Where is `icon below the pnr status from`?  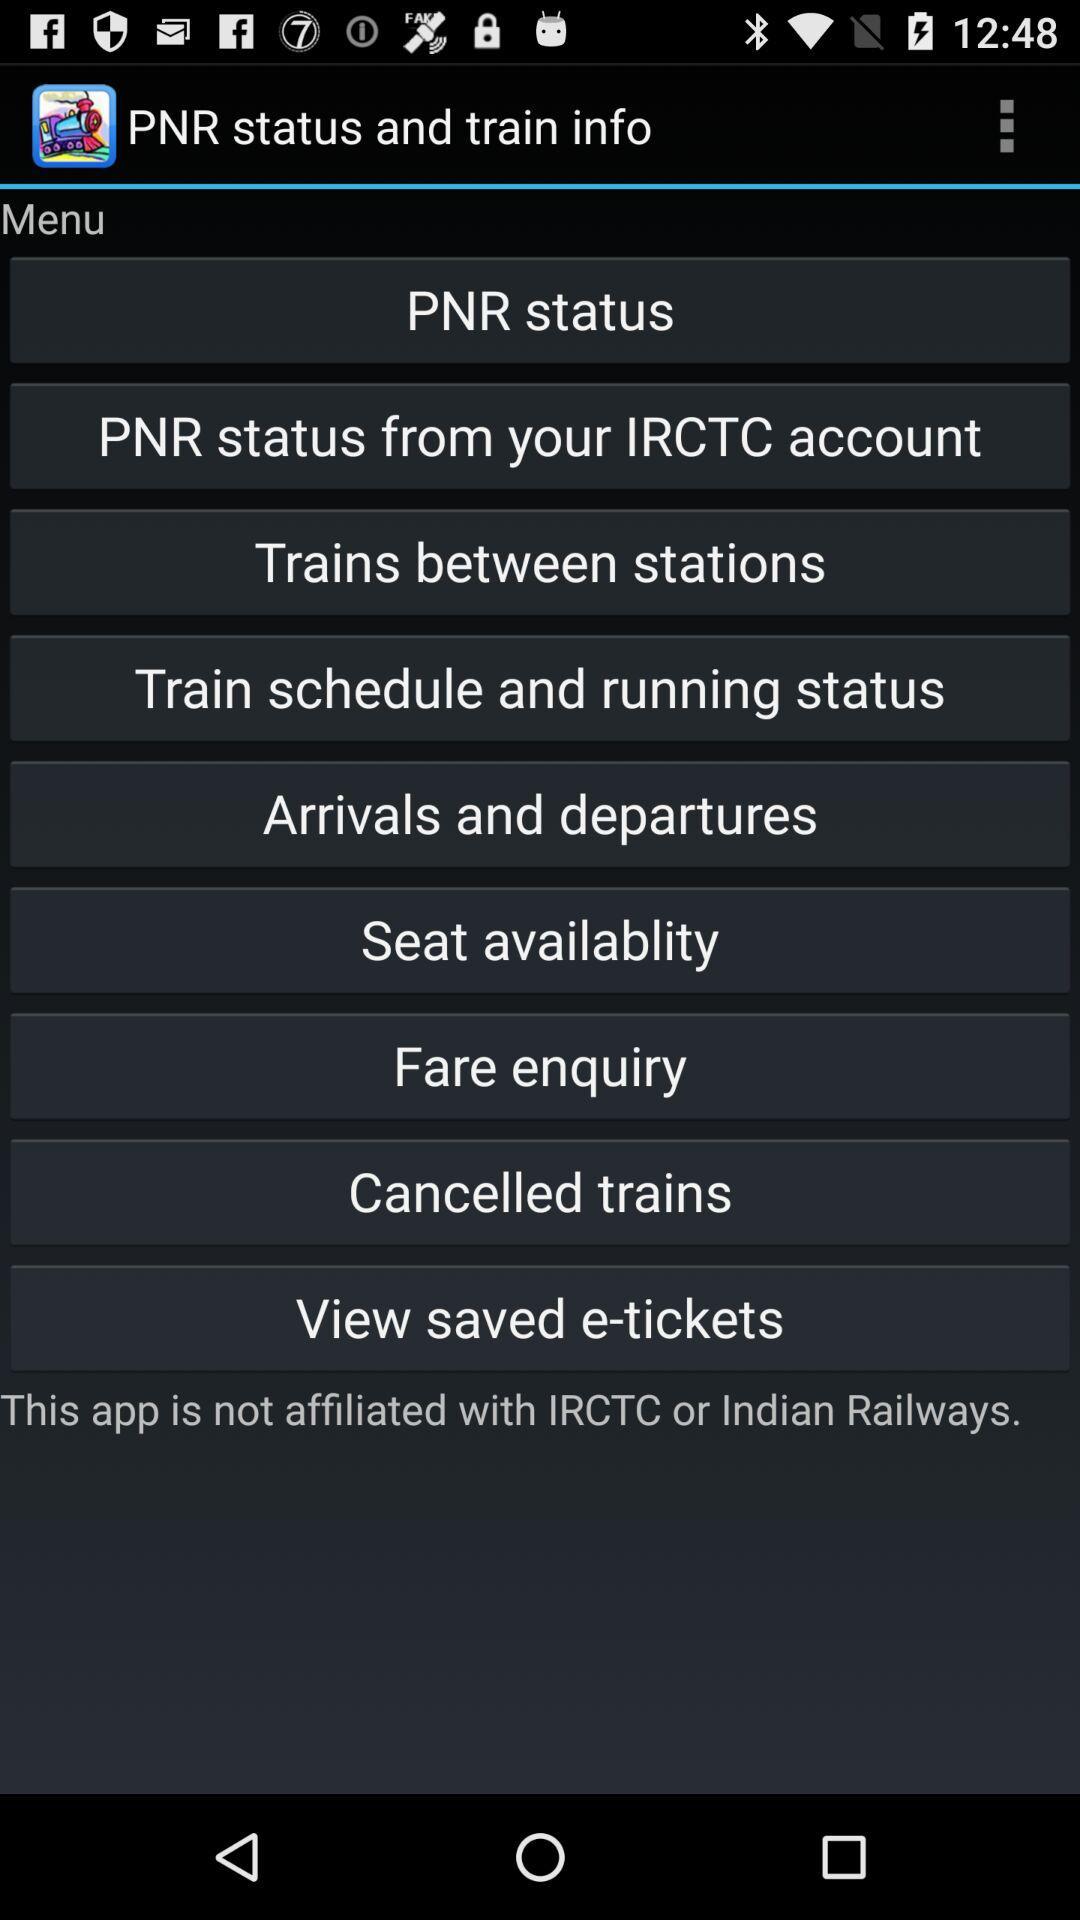
icon below the pnr status from is located at coordinates (540, 560).